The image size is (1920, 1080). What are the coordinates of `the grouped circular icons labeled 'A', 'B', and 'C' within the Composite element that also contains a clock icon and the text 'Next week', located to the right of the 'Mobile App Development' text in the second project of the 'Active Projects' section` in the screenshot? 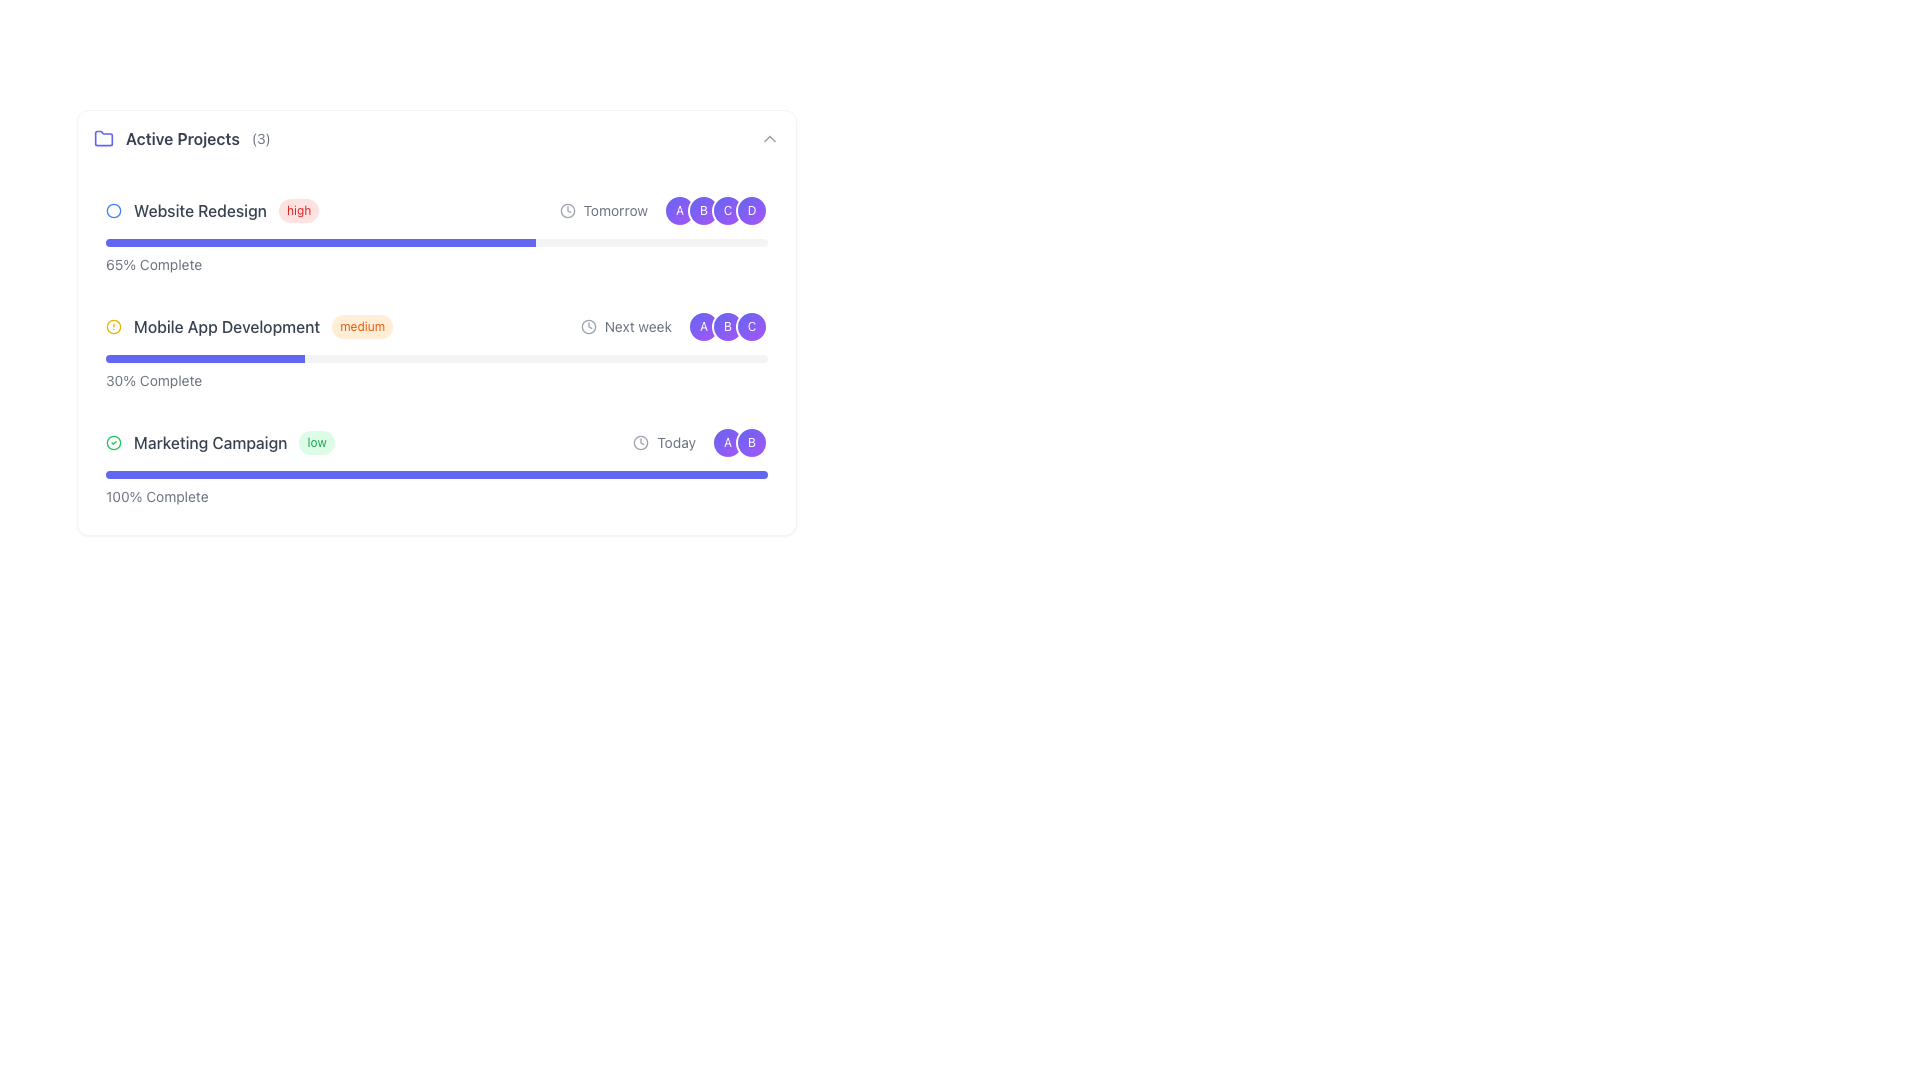 It's located at (673, 326).